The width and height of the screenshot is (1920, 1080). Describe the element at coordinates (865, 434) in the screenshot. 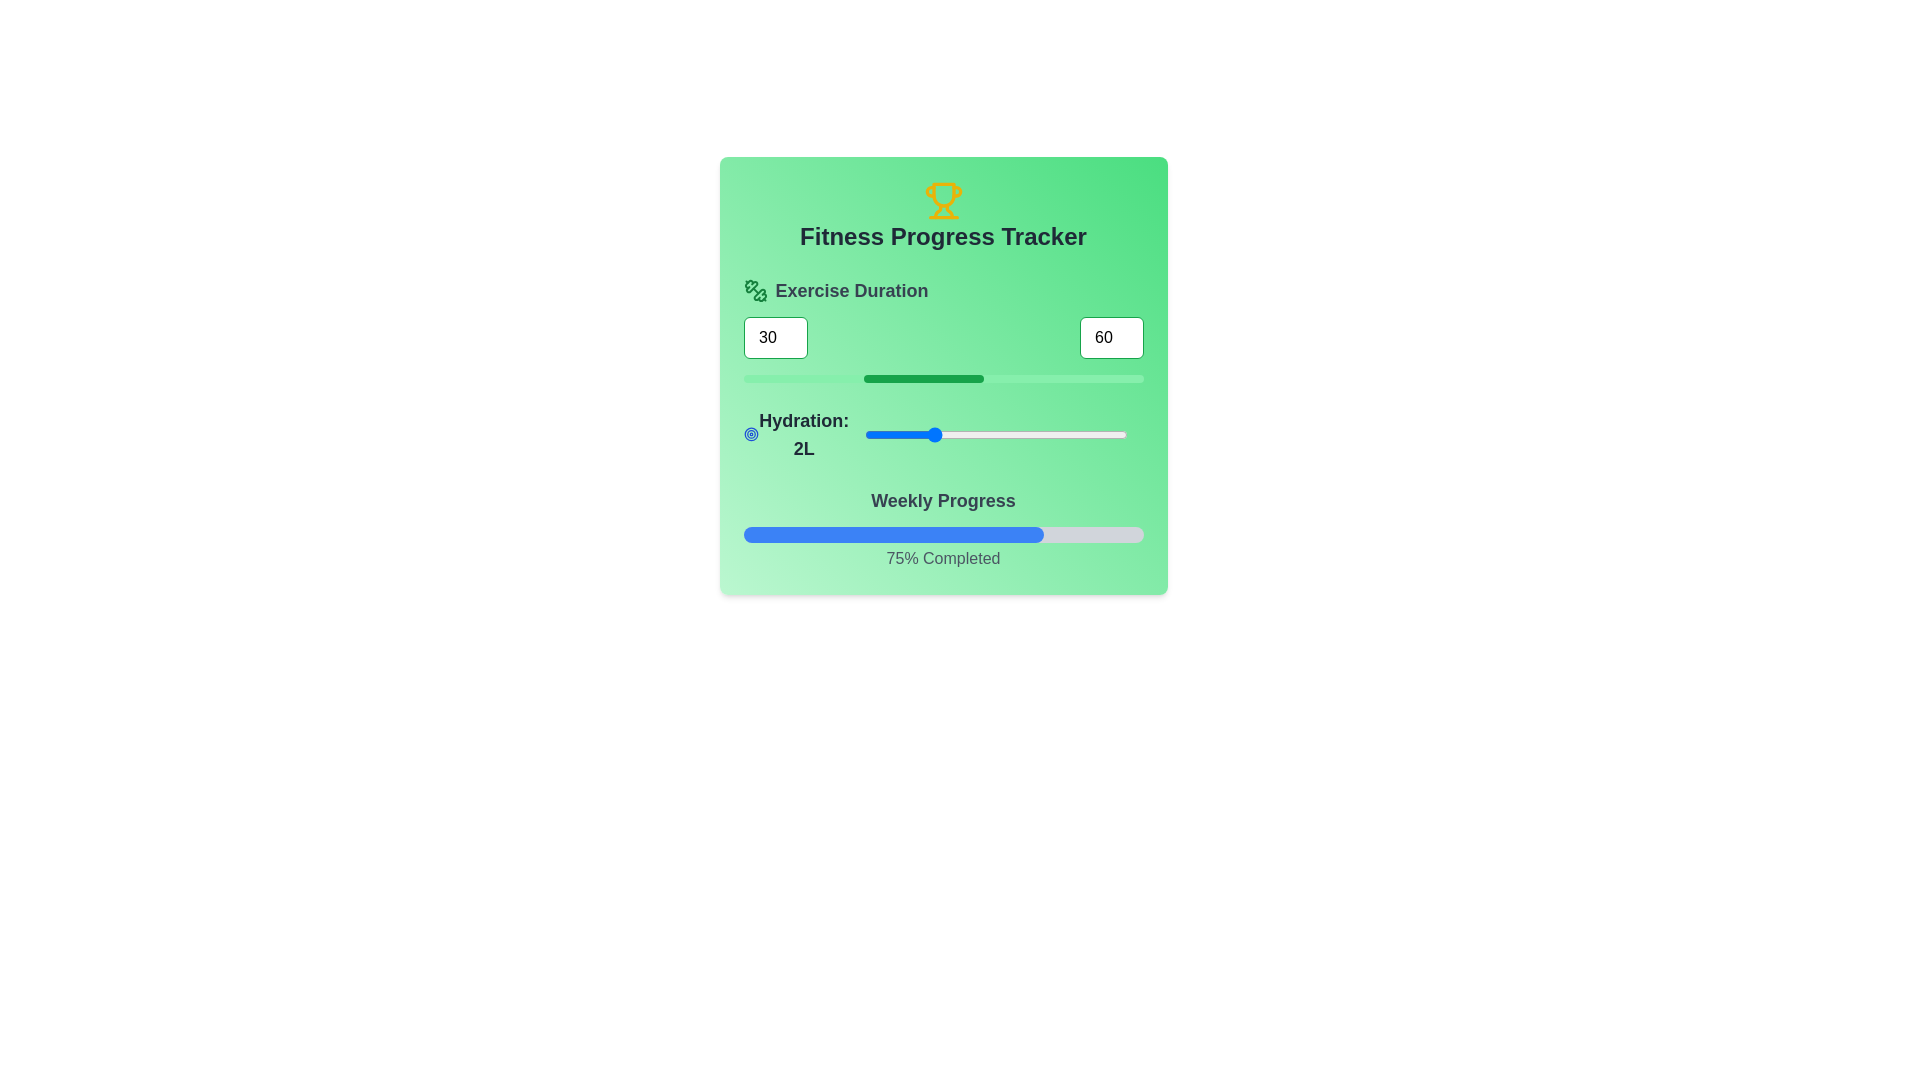

I see `hydration level` at that location.